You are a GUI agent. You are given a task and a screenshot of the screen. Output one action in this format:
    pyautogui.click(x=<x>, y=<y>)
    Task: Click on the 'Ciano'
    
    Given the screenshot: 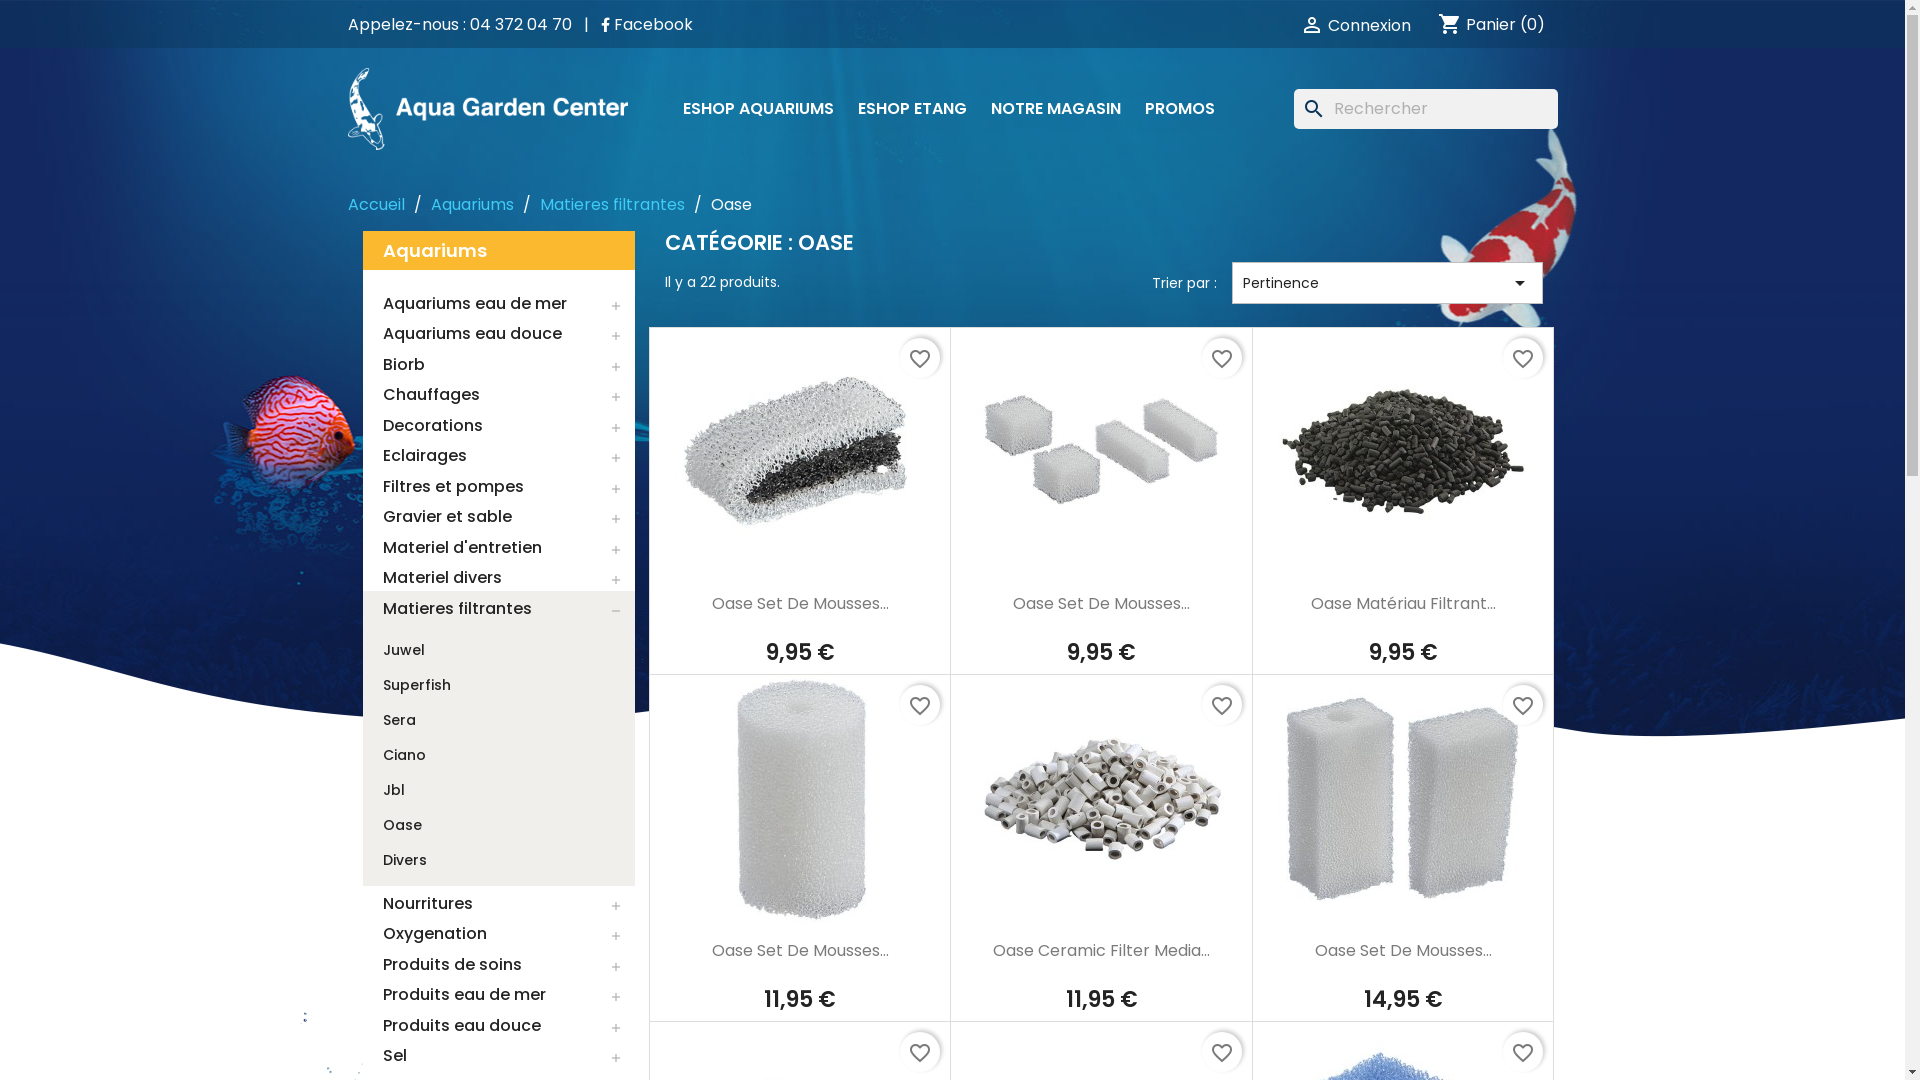 What is the action you would take?
    pyautogui.click(x=402, y=755)
    